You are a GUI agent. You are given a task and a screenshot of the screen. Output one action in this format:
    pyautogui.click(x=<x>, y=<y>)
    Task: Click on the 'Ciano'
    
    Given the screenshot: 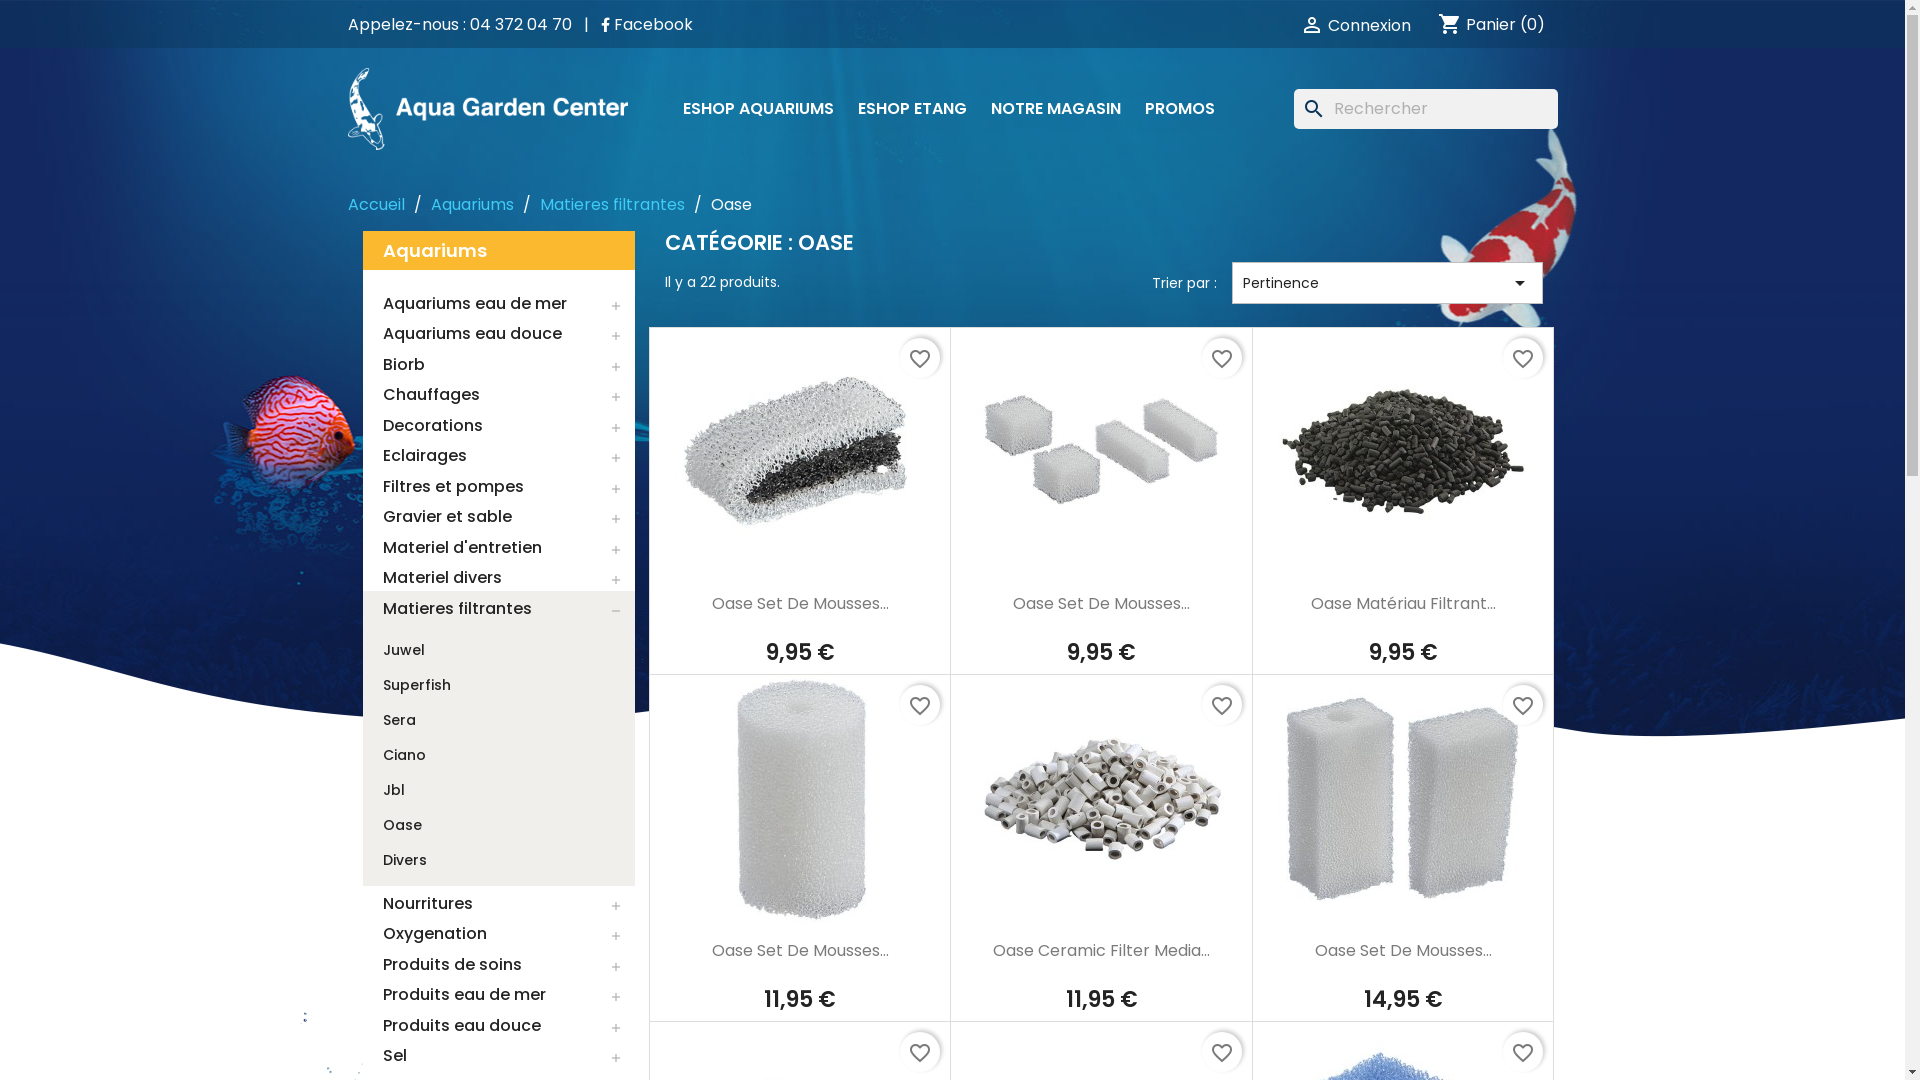 What is the action you would take?
    pyautogui.click(x=402, y=755)
    